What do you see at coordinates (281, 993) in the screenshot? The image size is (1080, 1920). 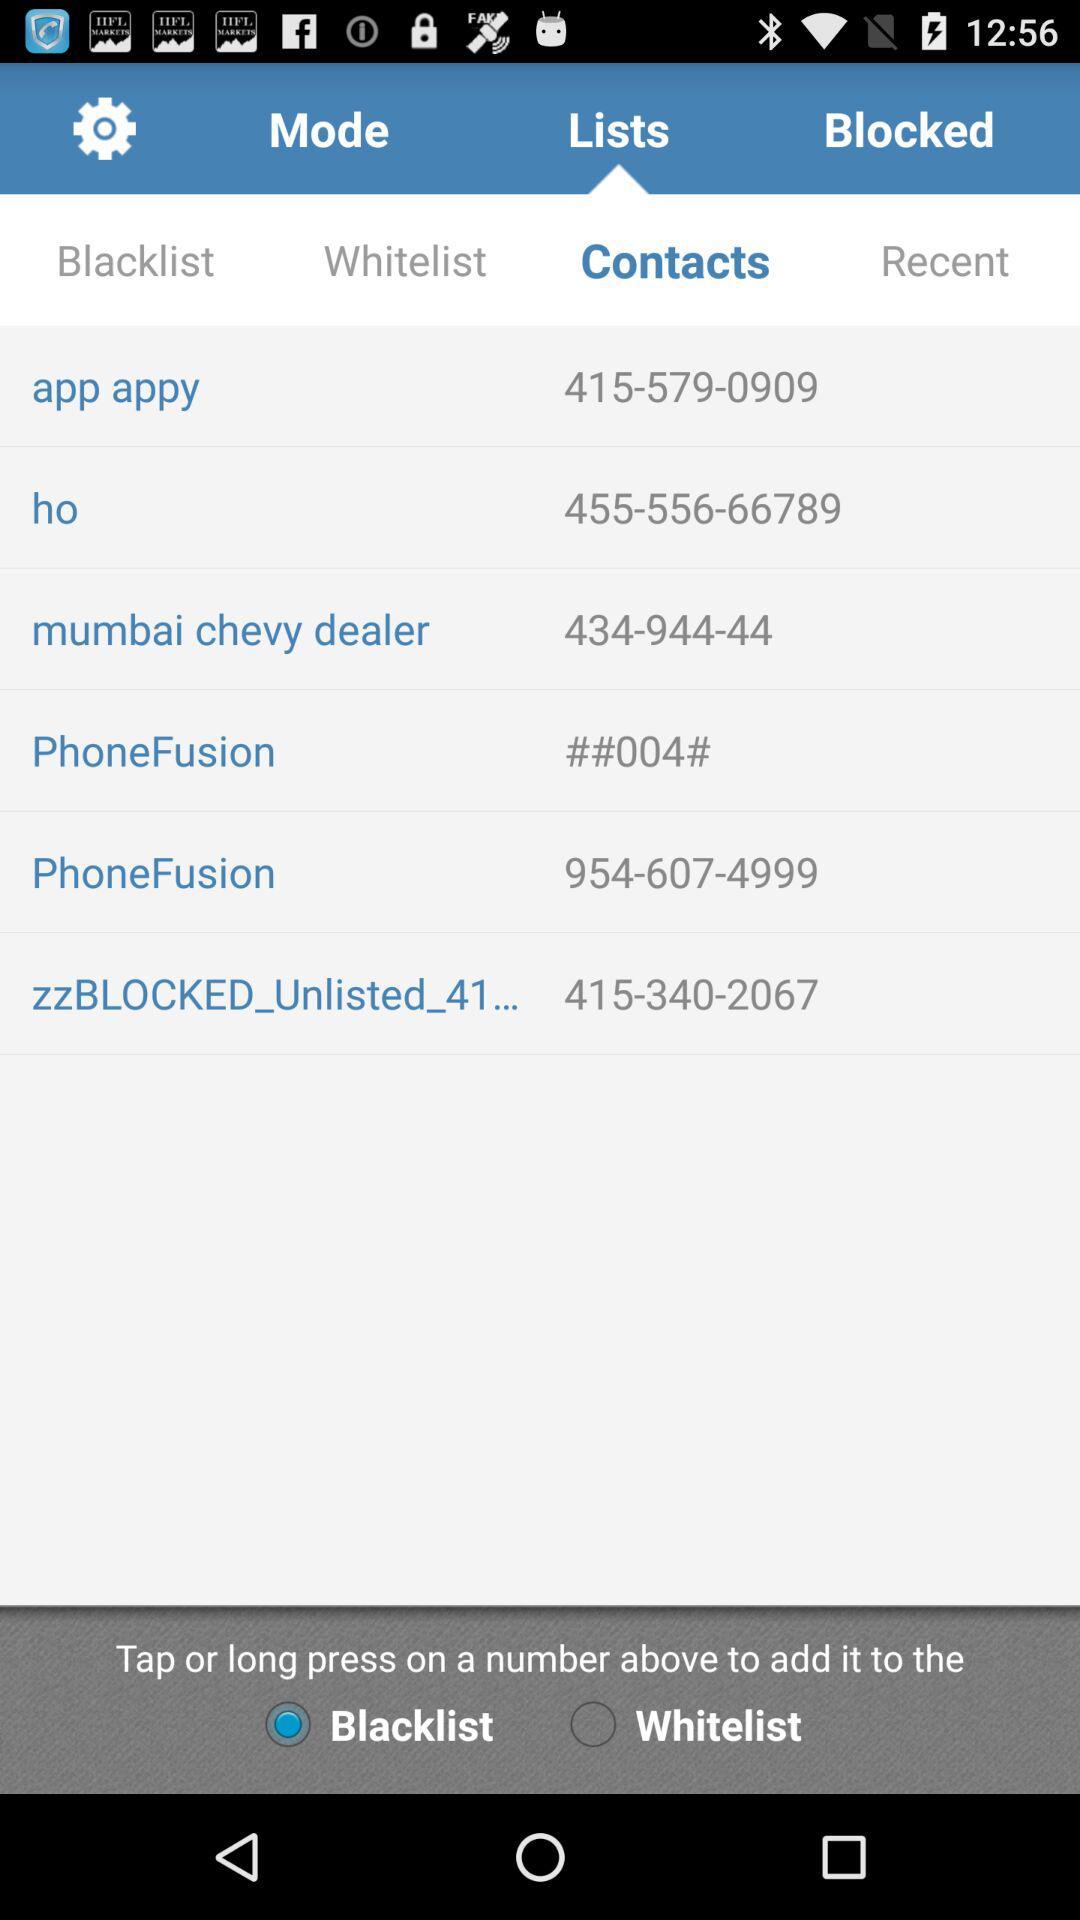 I see `the icon below phonefusion` at bounding box center [281, 993].